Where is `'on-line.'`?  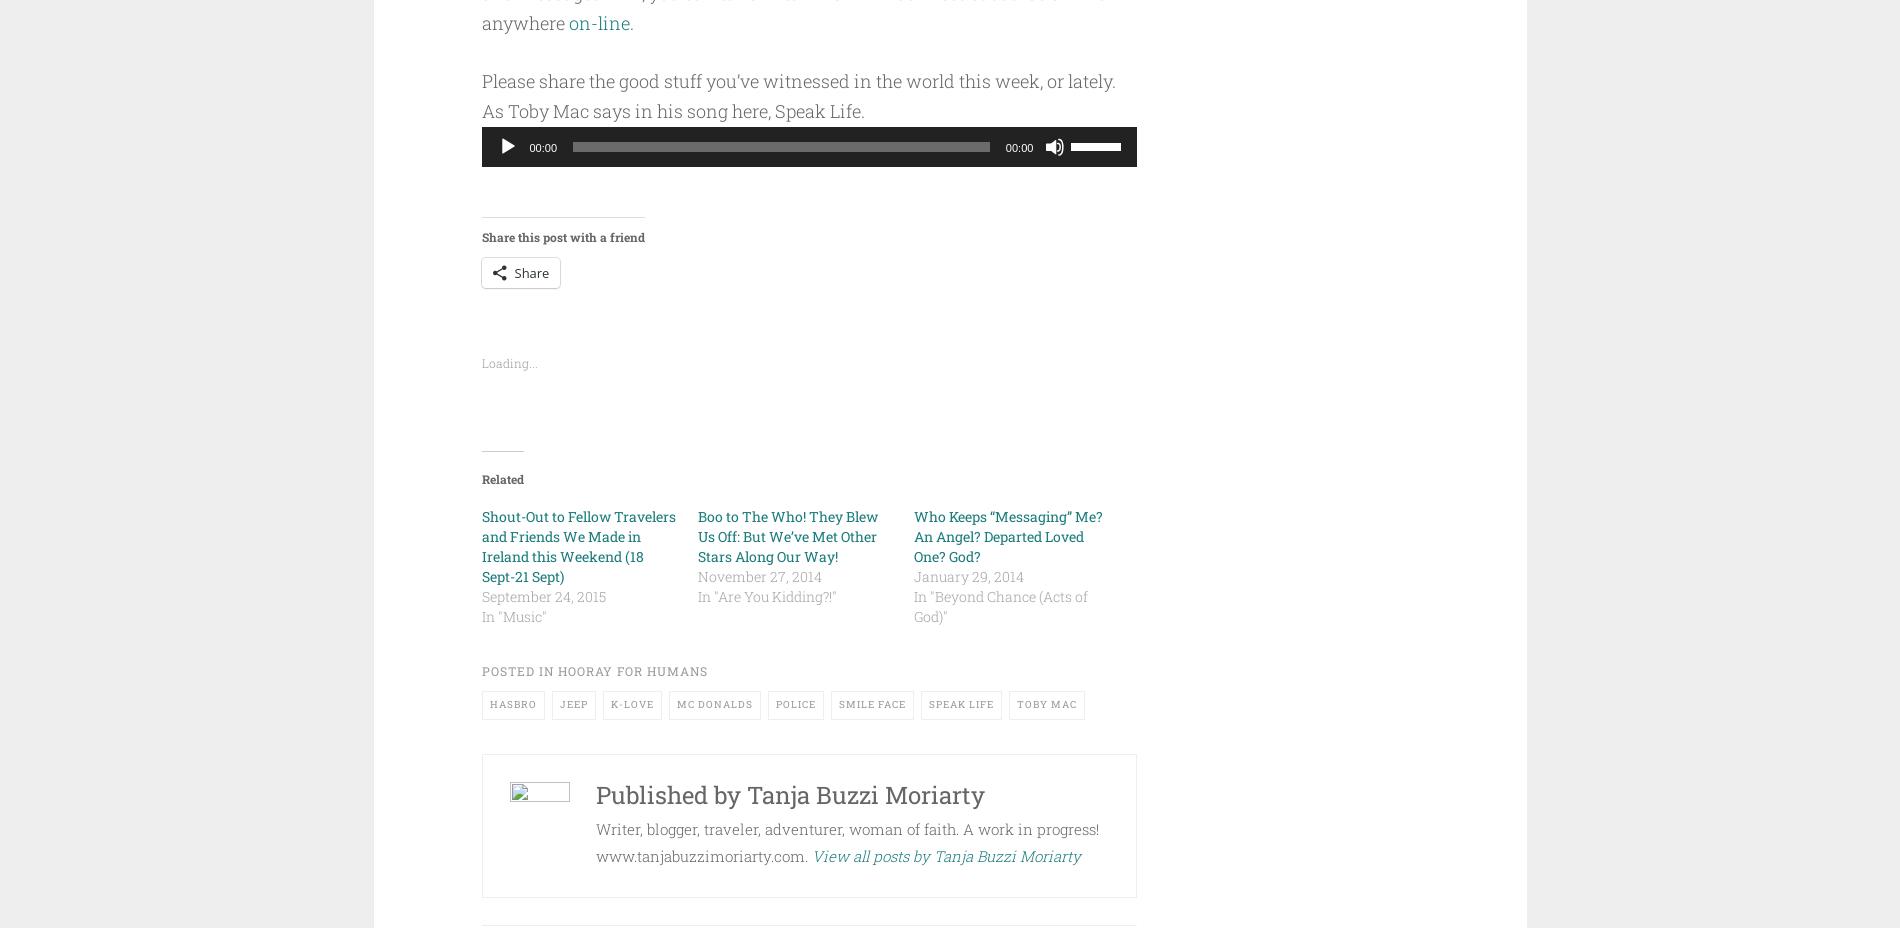
'on-line.' is located at coordinates (600, 22).